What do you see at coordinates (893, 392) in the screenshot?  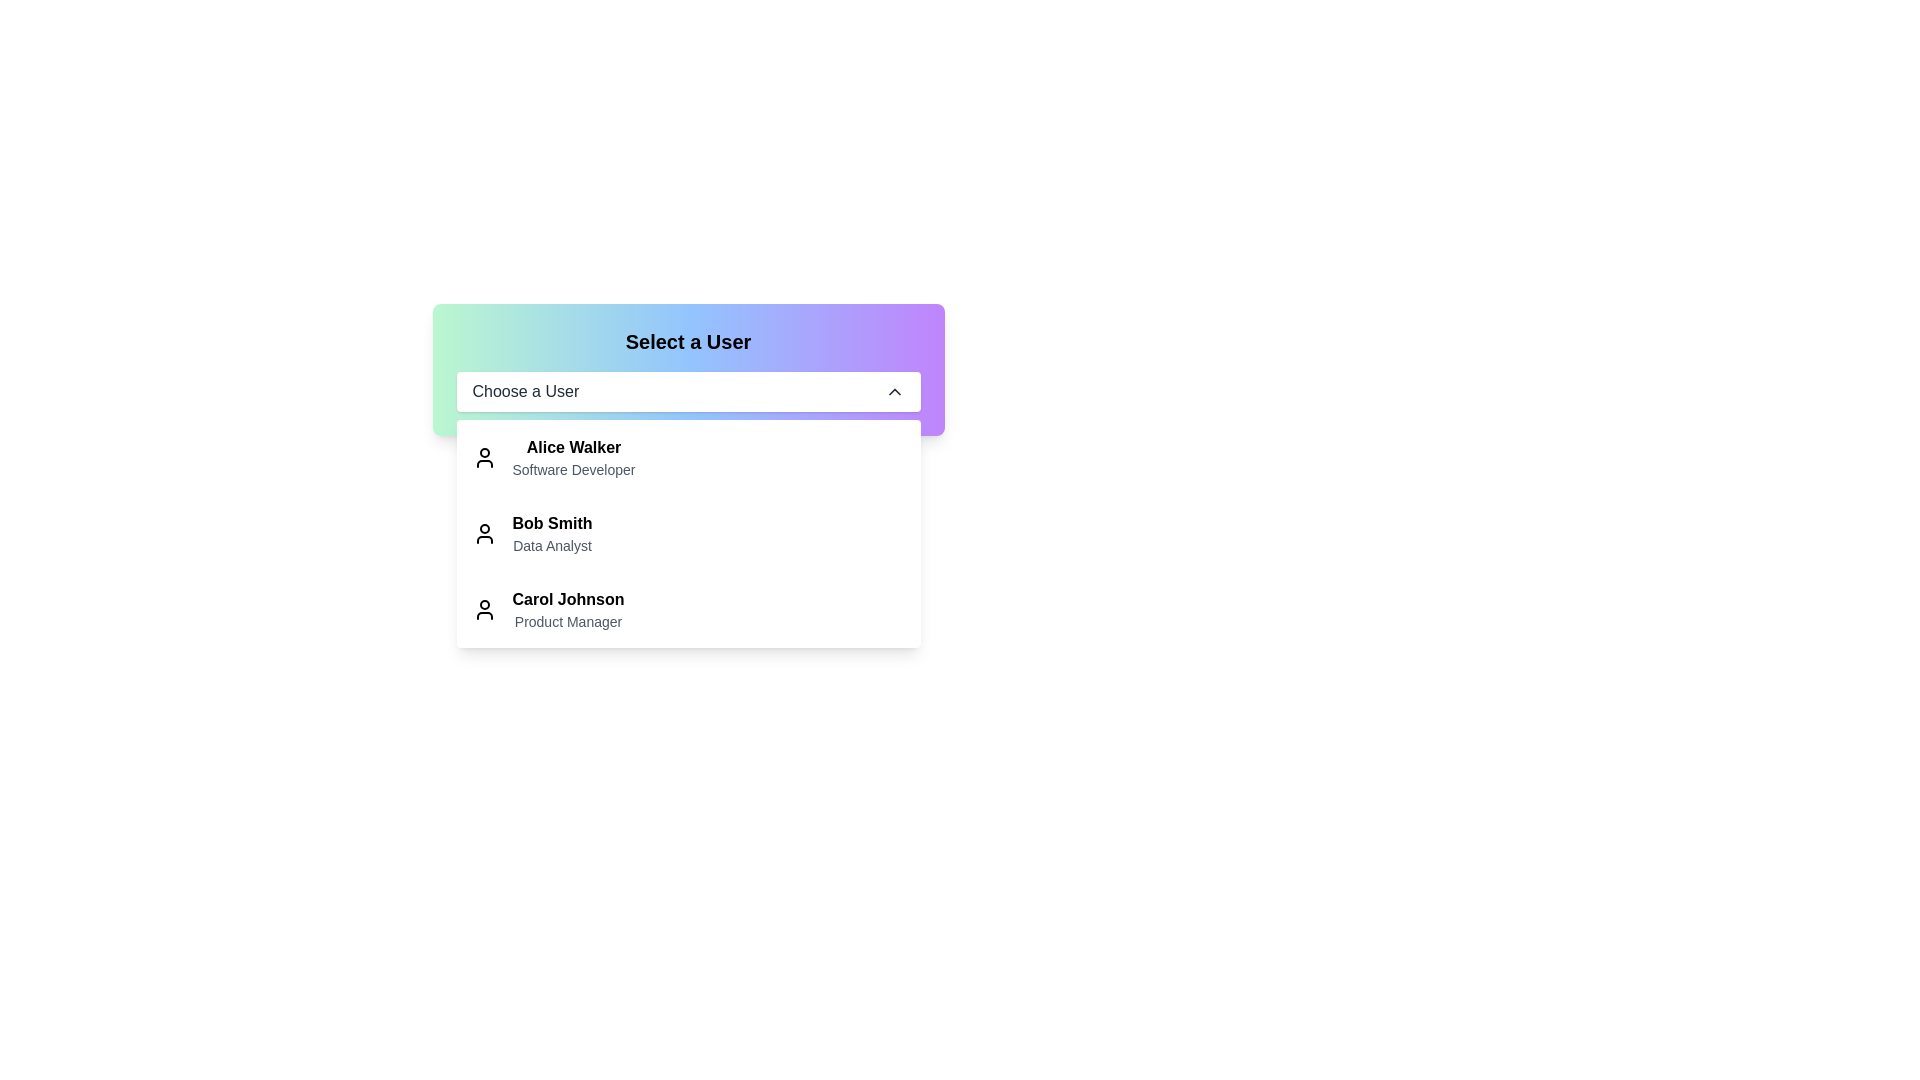 I see `the upward-pointing chevron icon button located at the far right of the 'Choose a User' bar` at bounding box center [893, 392].